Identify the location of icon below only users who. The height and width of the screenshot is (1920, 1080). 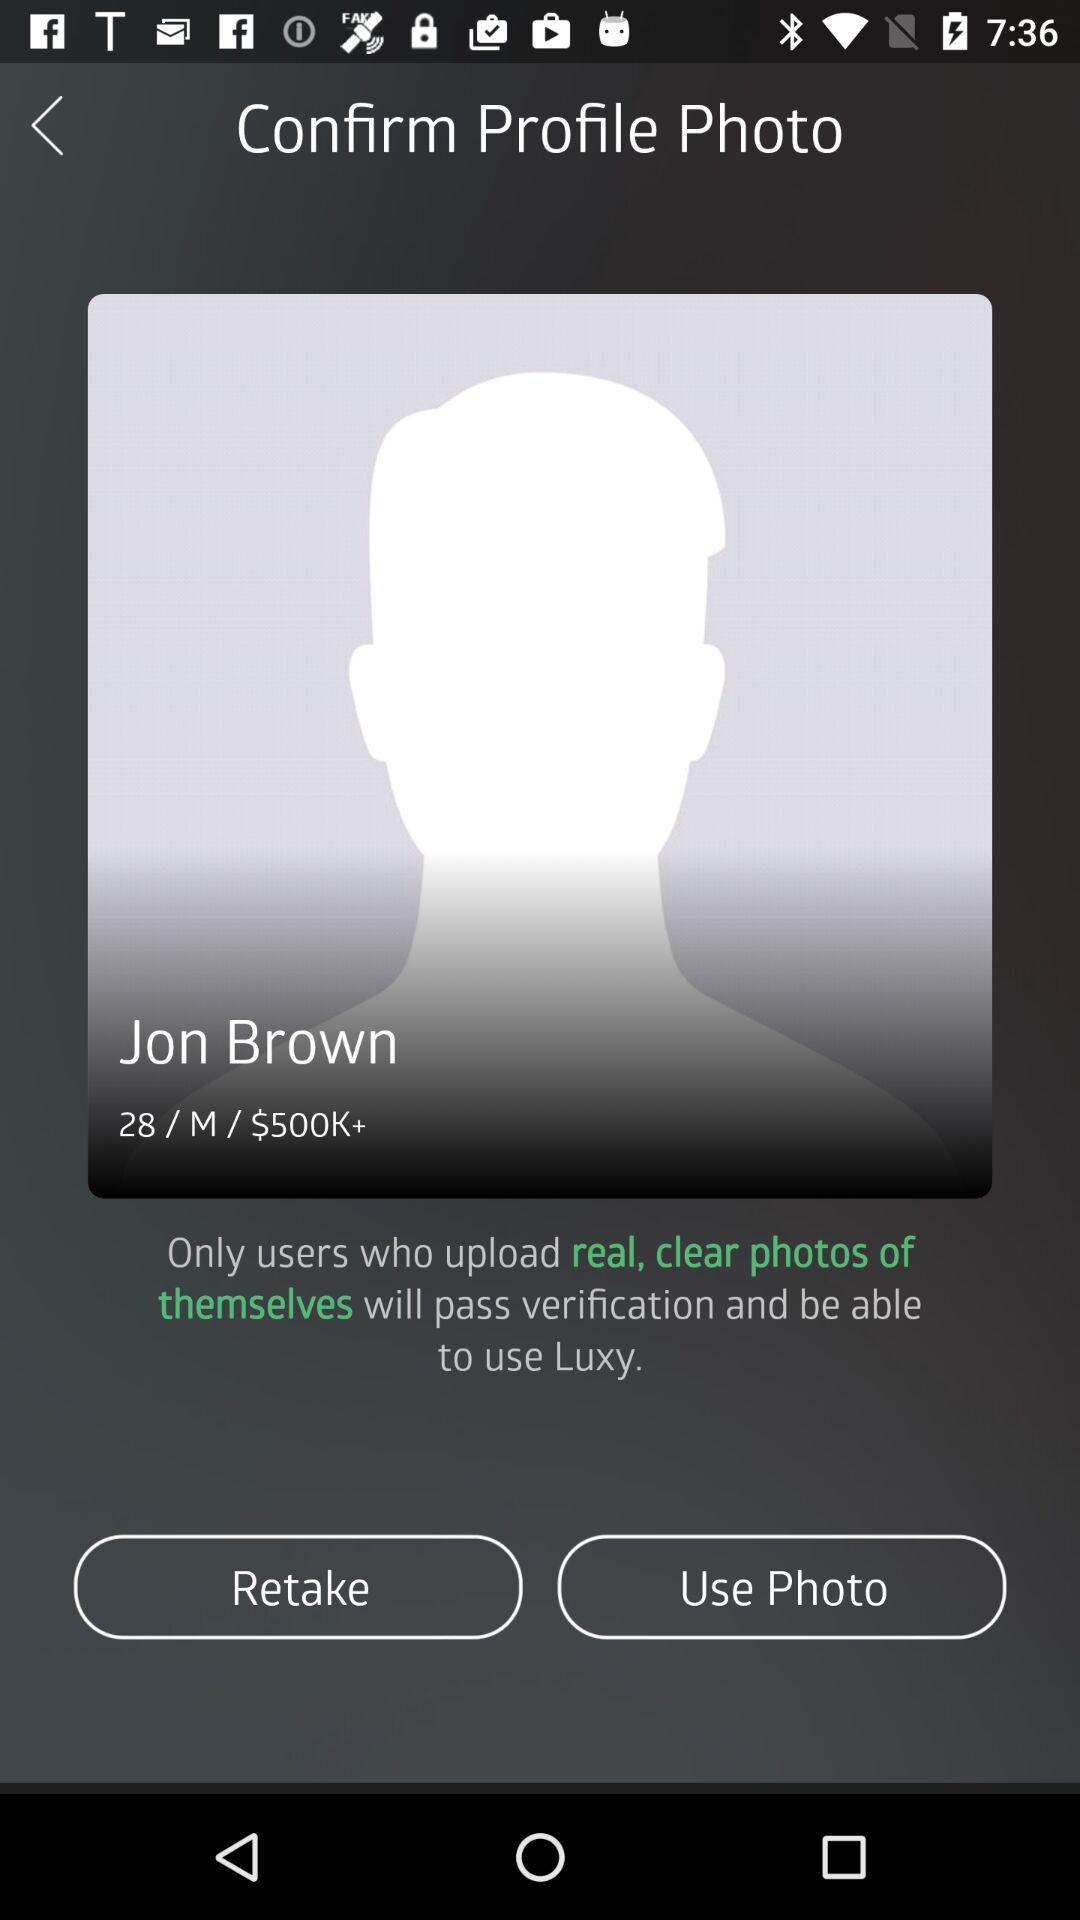
(298, 1586).